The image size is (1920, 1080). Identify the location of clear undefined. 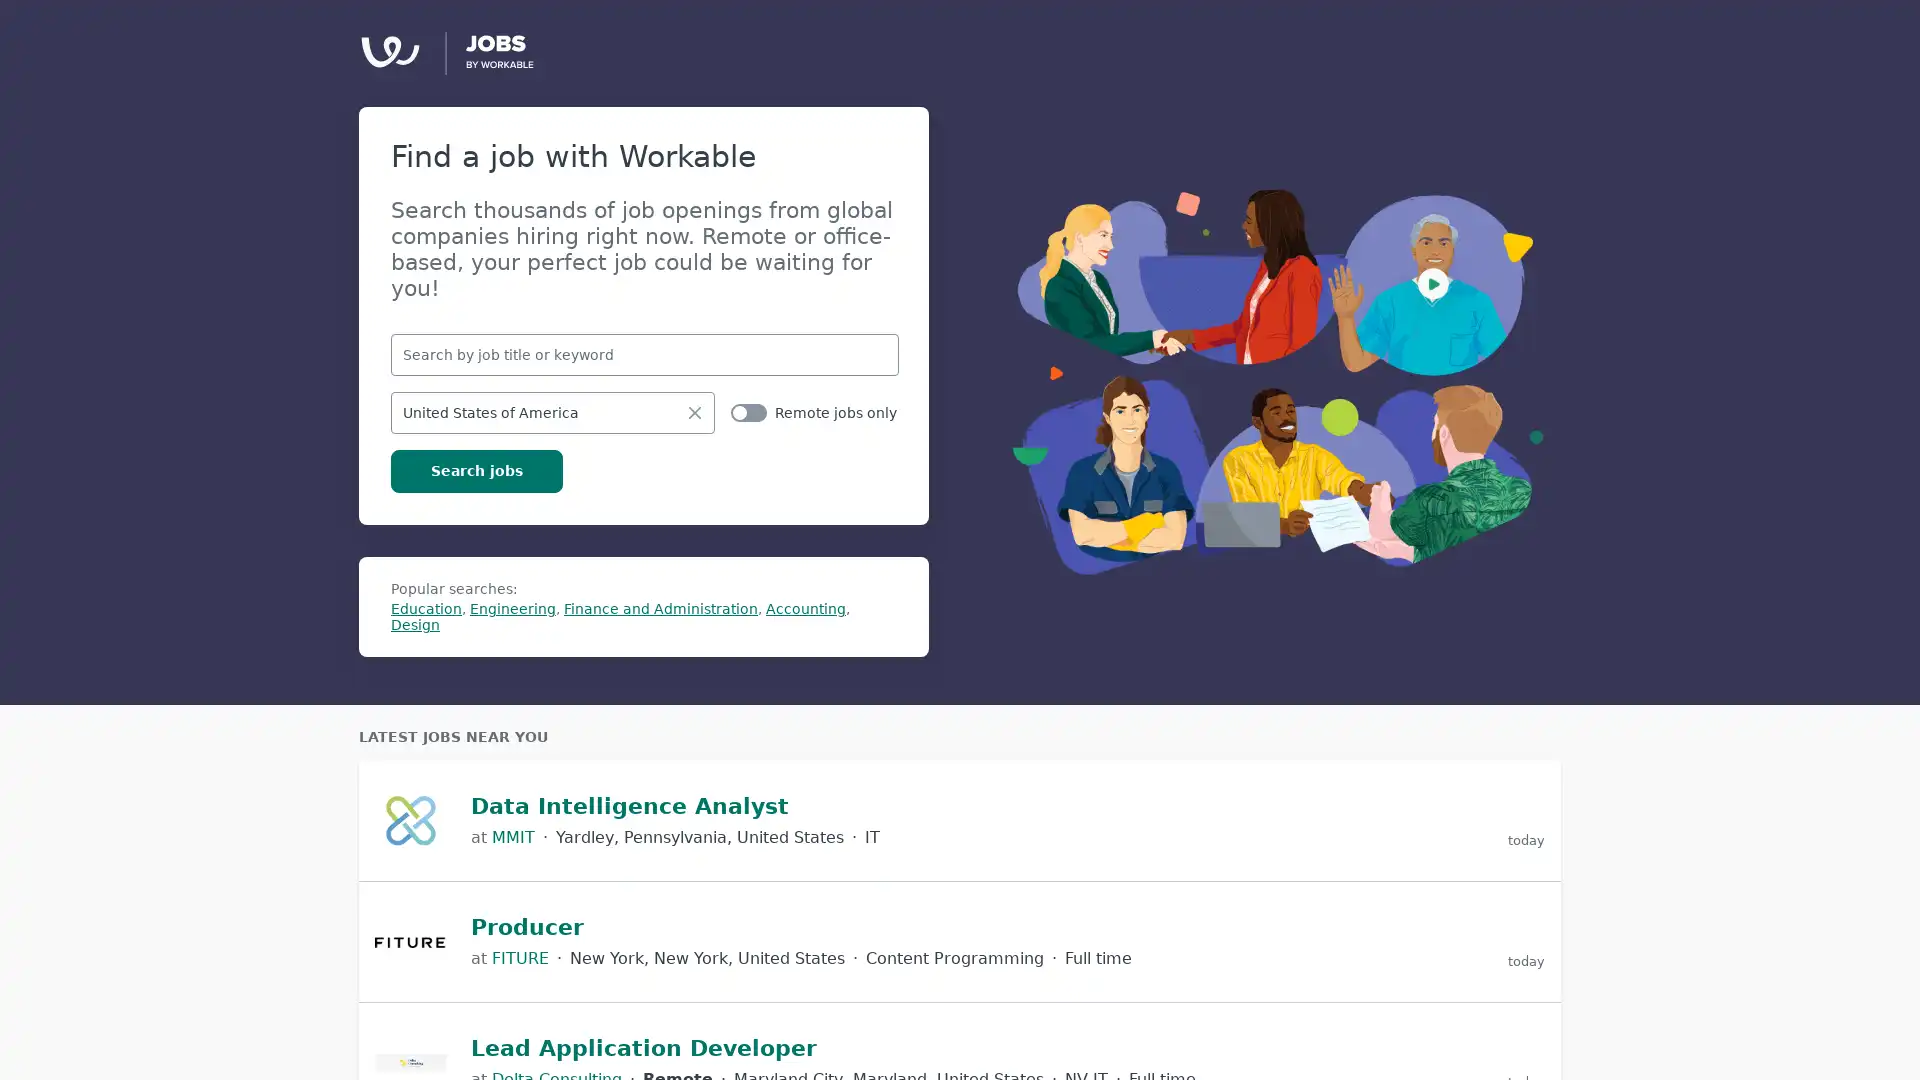
(695, 411).